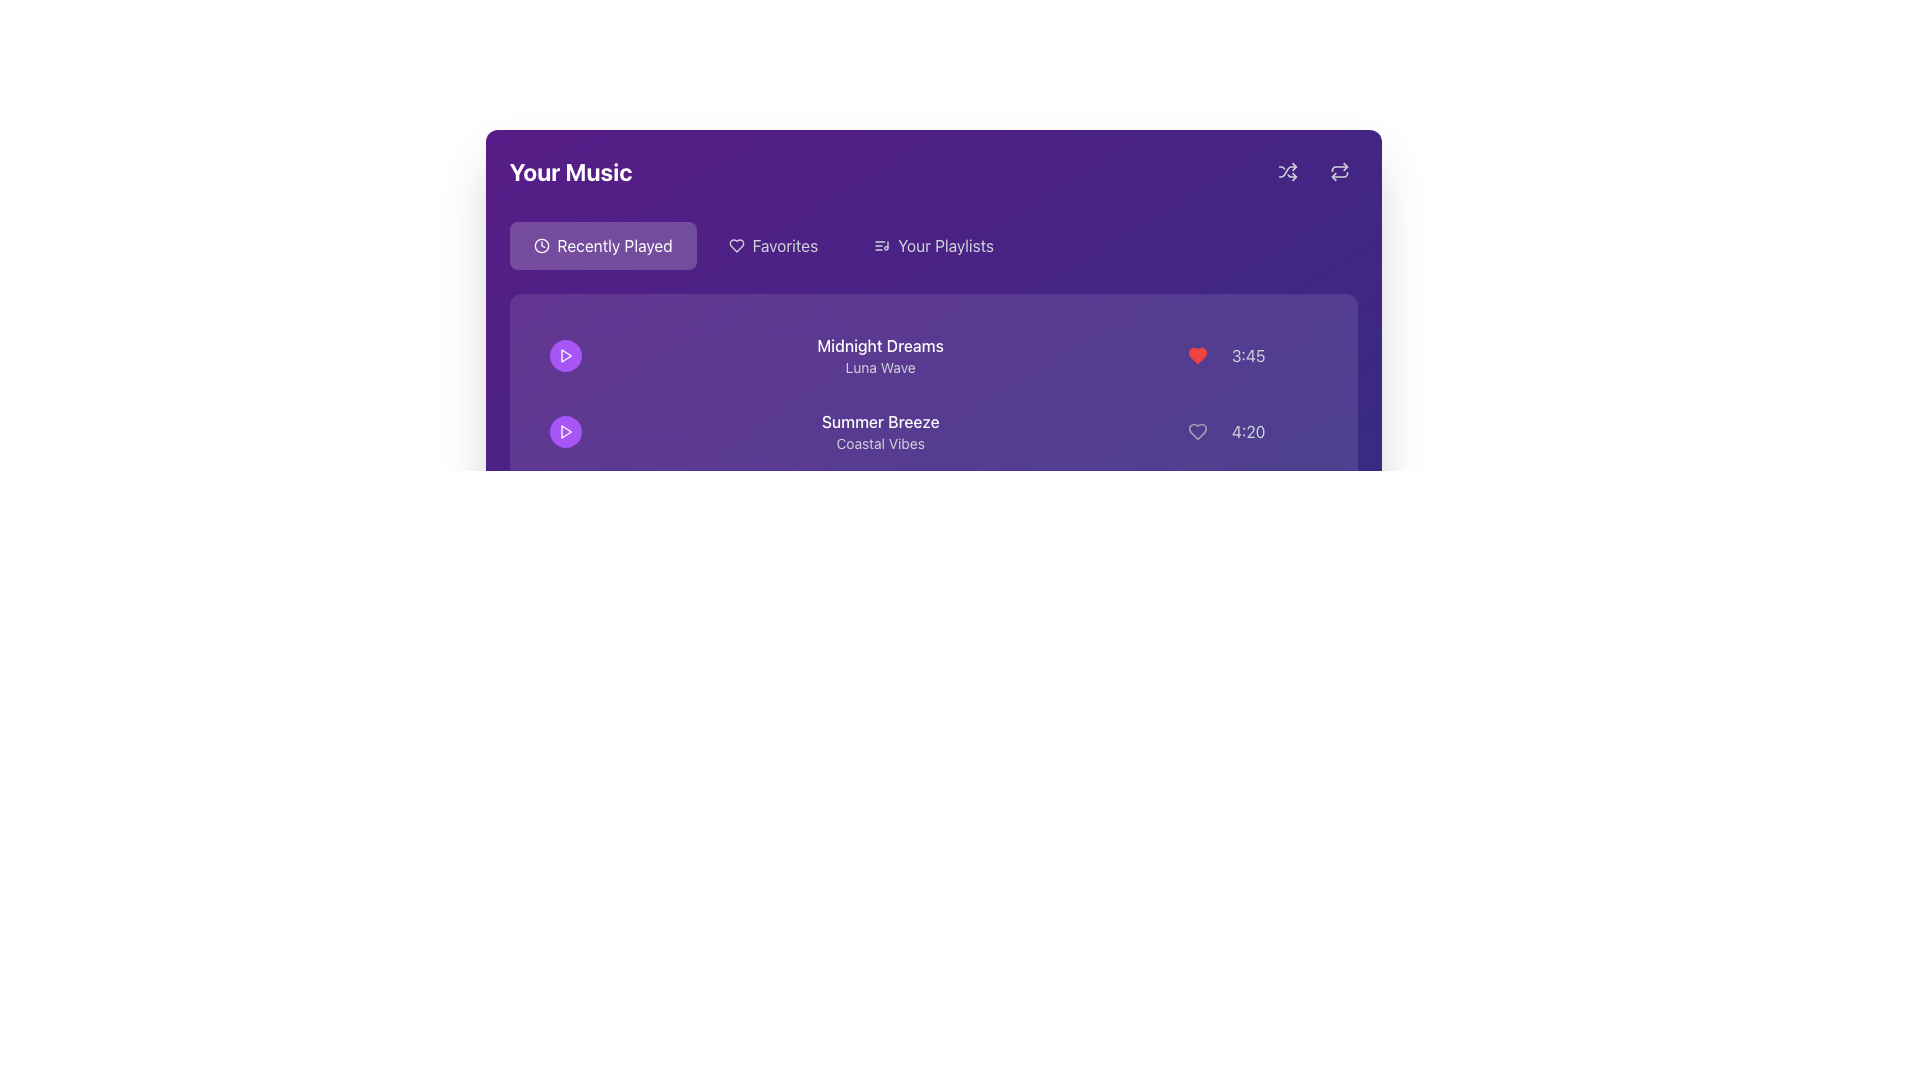 Image resolution: width=1920 pixels, height=1080 pixels. I want to click on the 'repeat' action button, which is an icon with two arrows in a circular motion, located in the top right corner of the purple interface, so click(1339, 171).